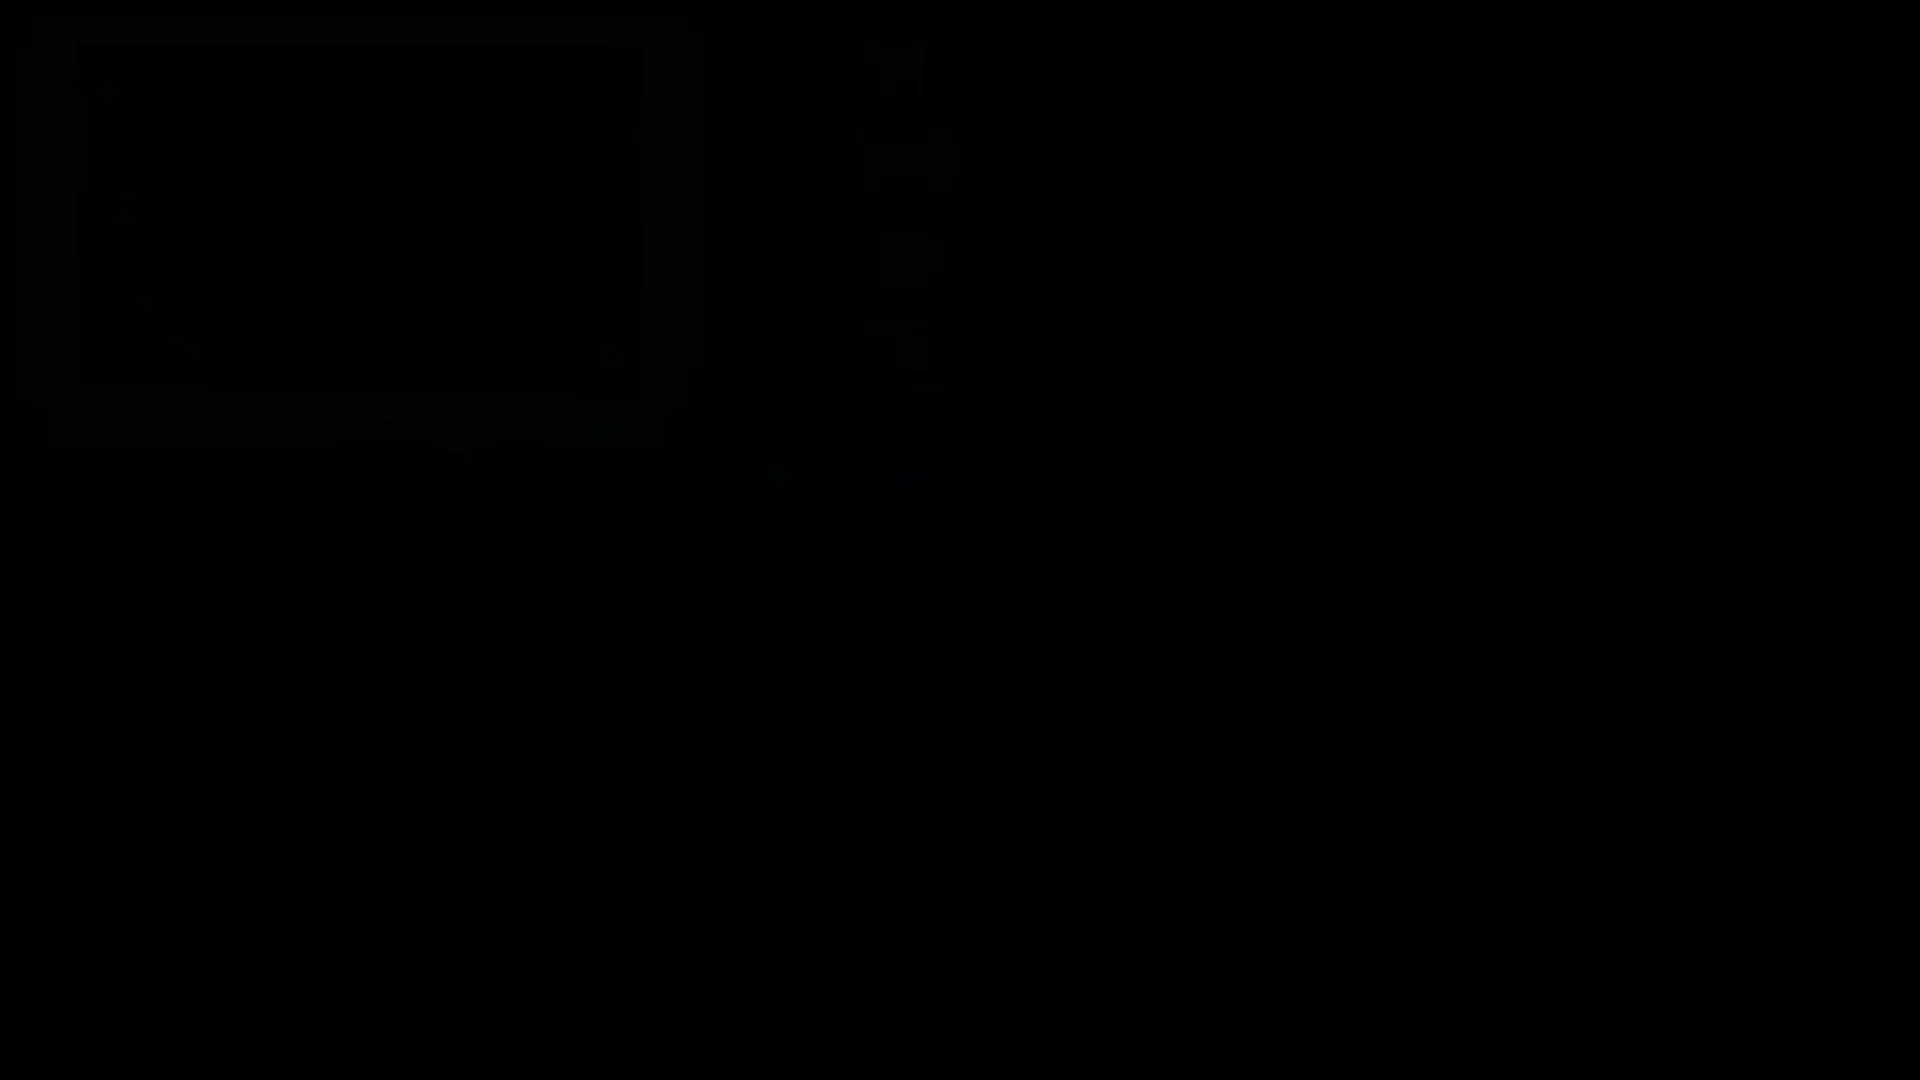 This screenshot has width=1920, height=1080. What do you see at coordinates (772, 427) in the screenshot?
I see `MENU` at bounding box center [772, 427].